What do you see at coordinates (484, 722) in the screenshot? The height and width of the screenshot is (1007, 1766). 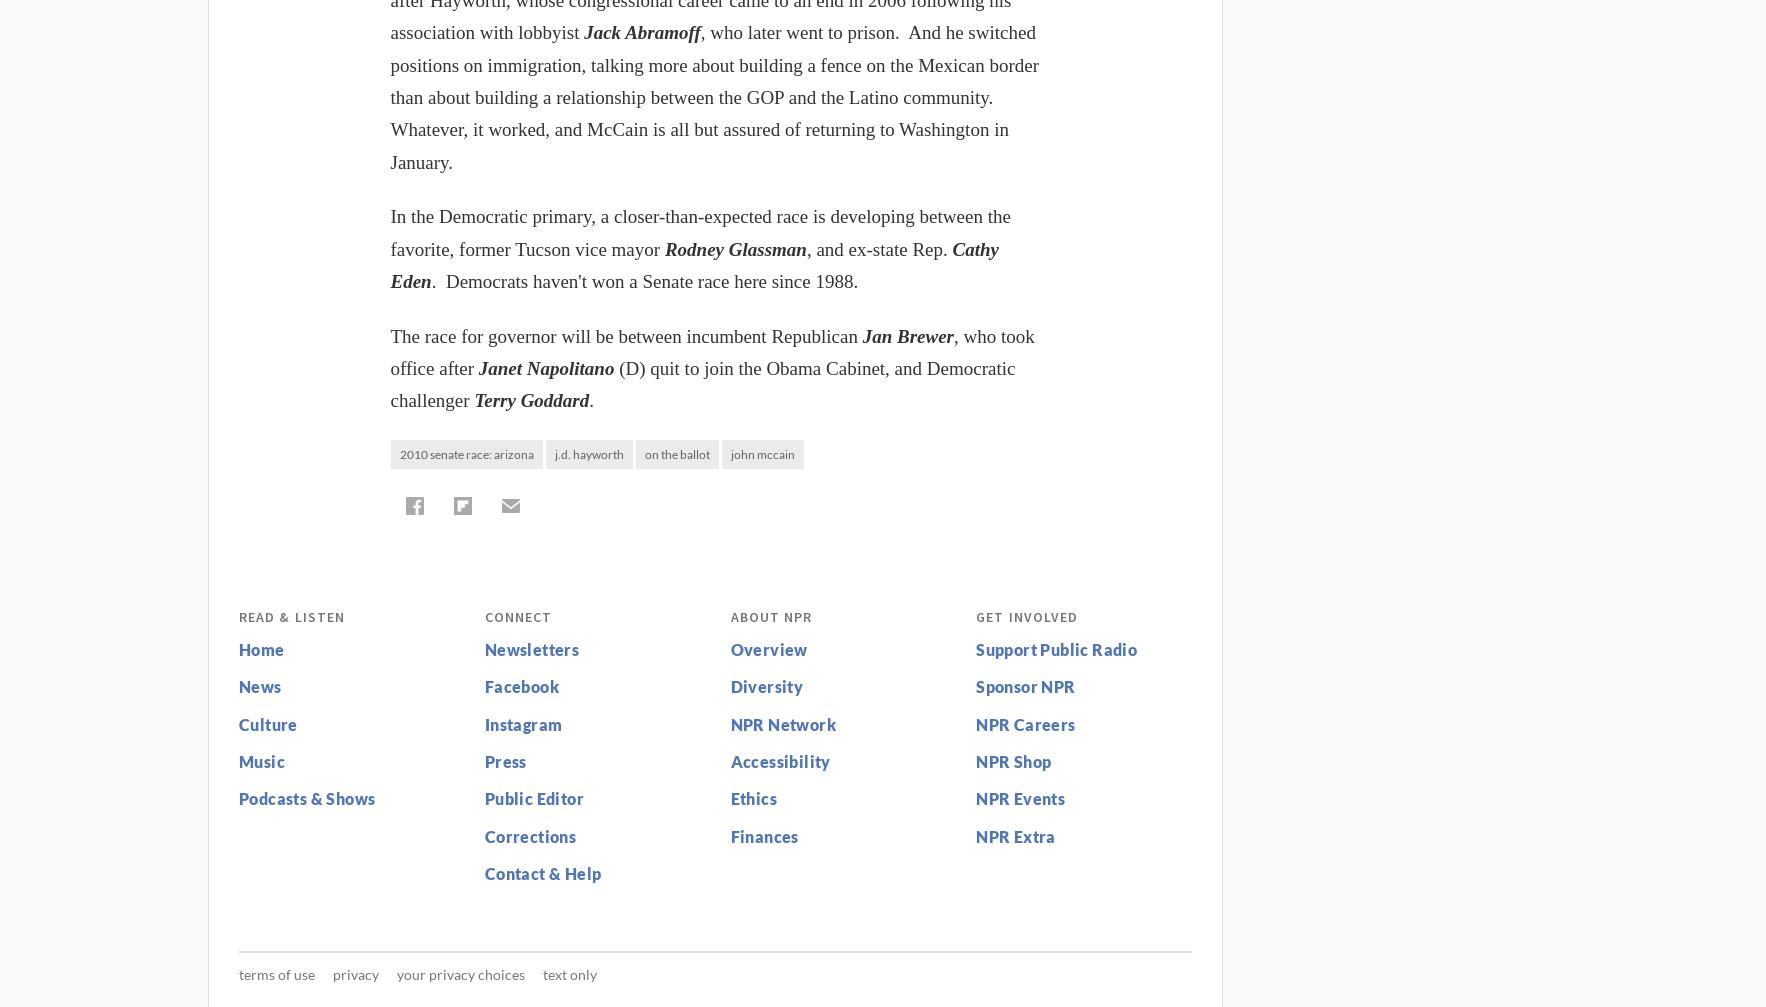 I see `'Instagram'` at bounding box center [484, 722].